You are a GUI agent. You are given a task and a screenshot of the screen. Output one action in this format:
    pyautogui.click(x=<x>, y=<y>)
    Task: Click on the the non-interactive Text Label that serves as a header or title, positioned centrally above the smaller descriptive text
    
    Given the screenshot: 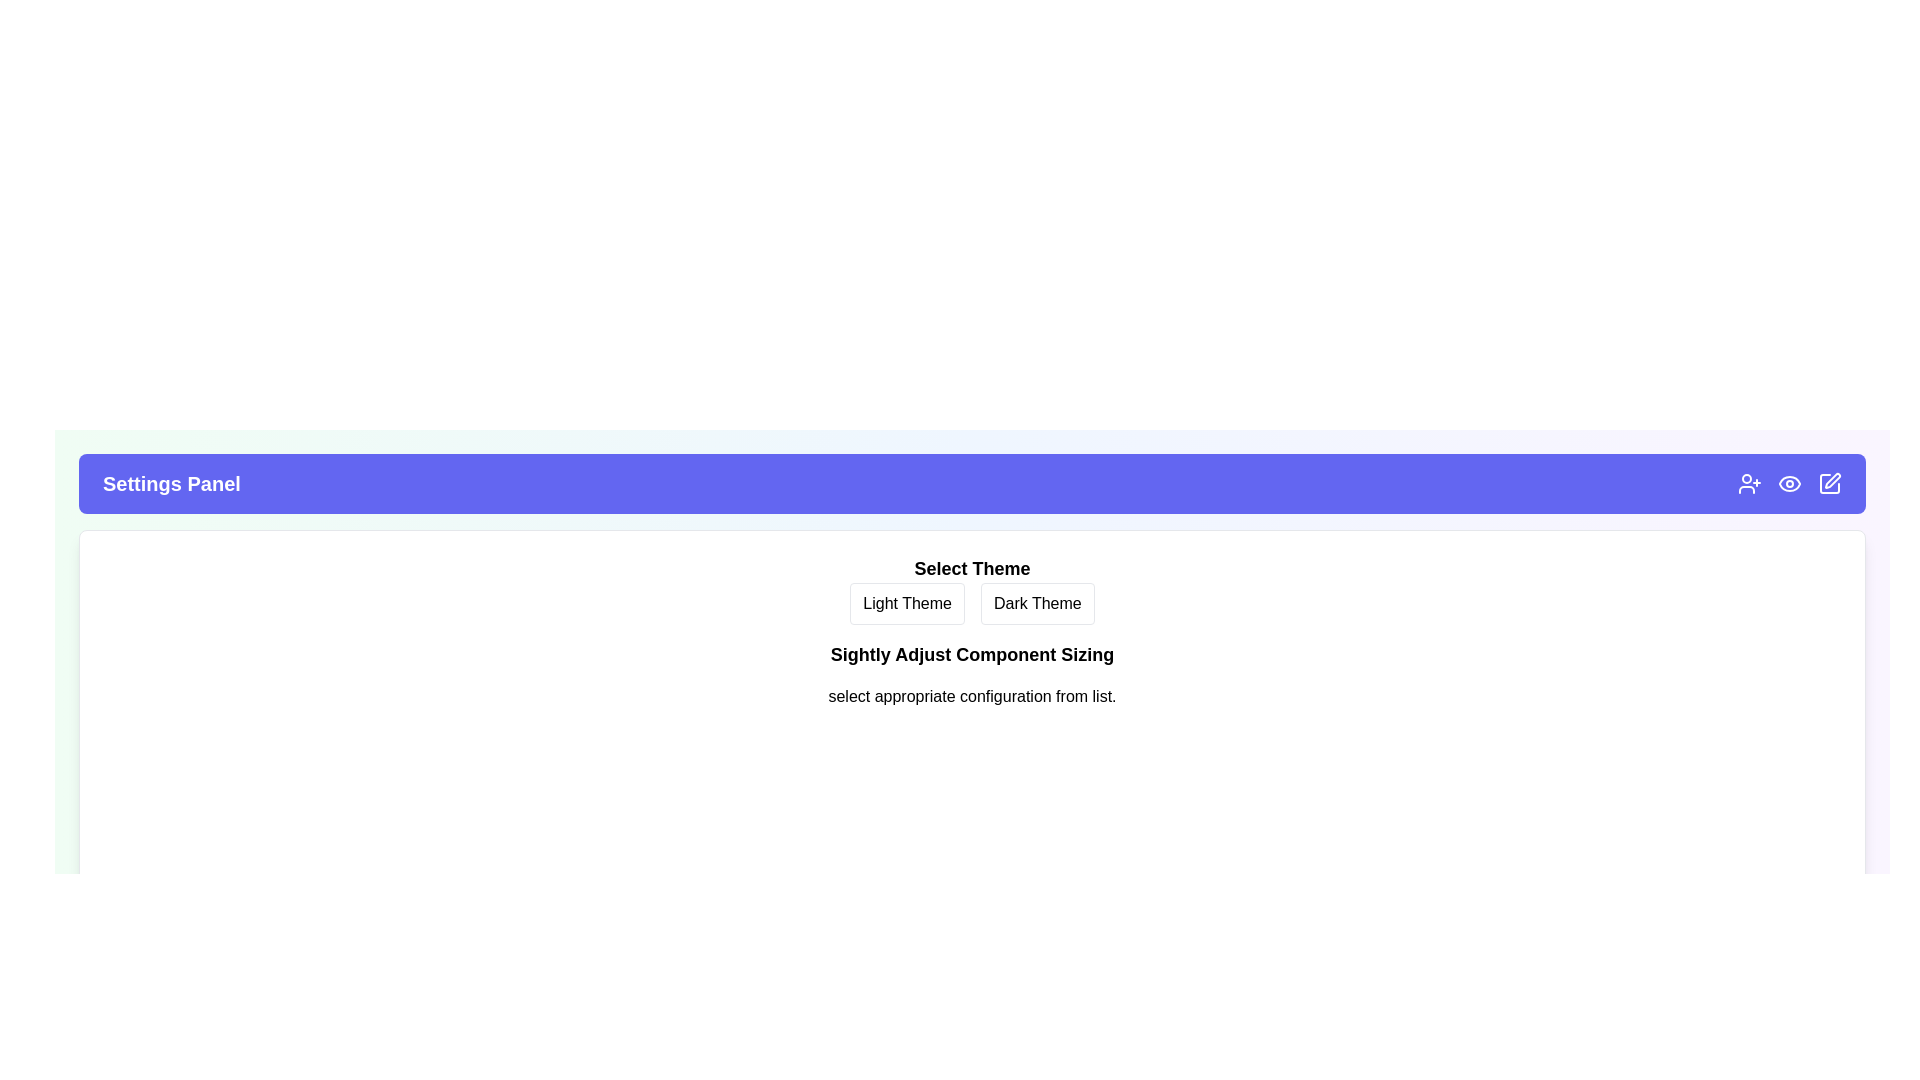 What is the action you would take?
    pyautogui.click(x=972, y=655)
    